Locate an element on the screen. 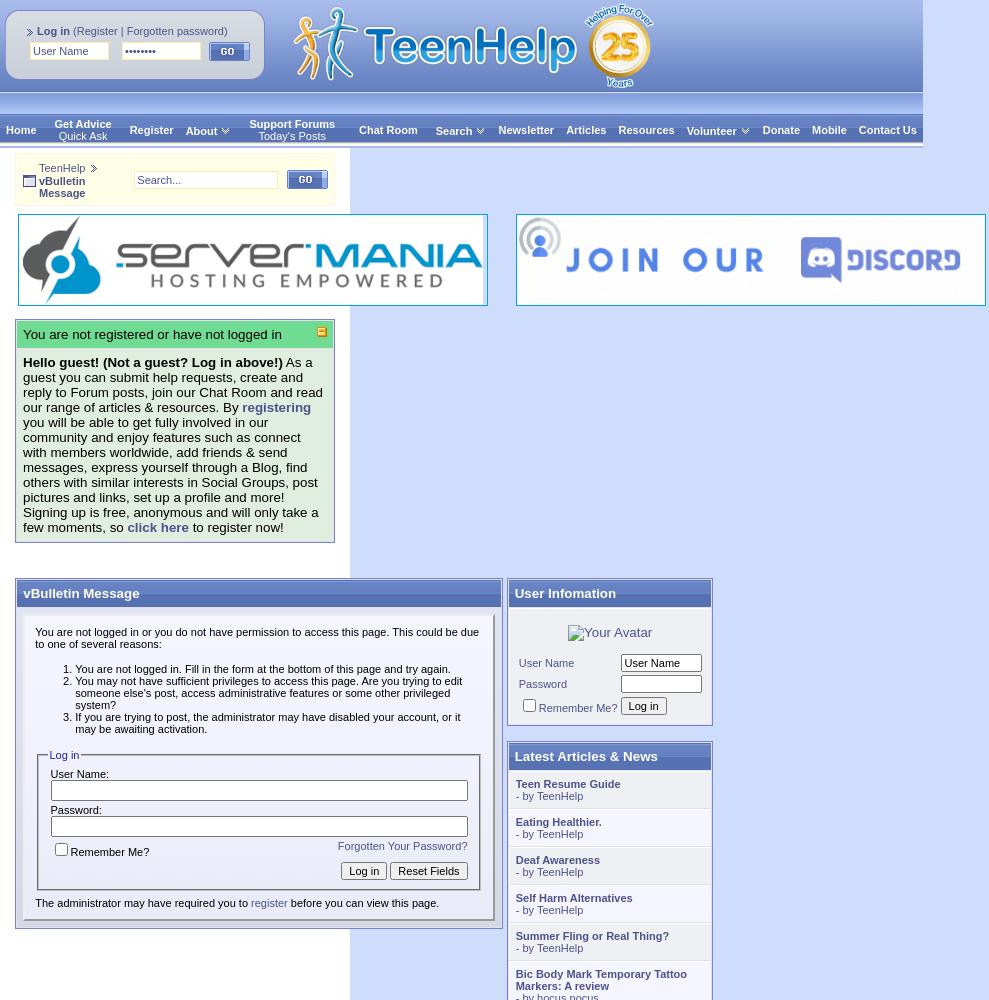 Image resolution: width=989 pixels, height=1000 pixels. 'You are not logged in. Fill in the form at the bottom of this page and try again.' is located at coordinates (74, 669).